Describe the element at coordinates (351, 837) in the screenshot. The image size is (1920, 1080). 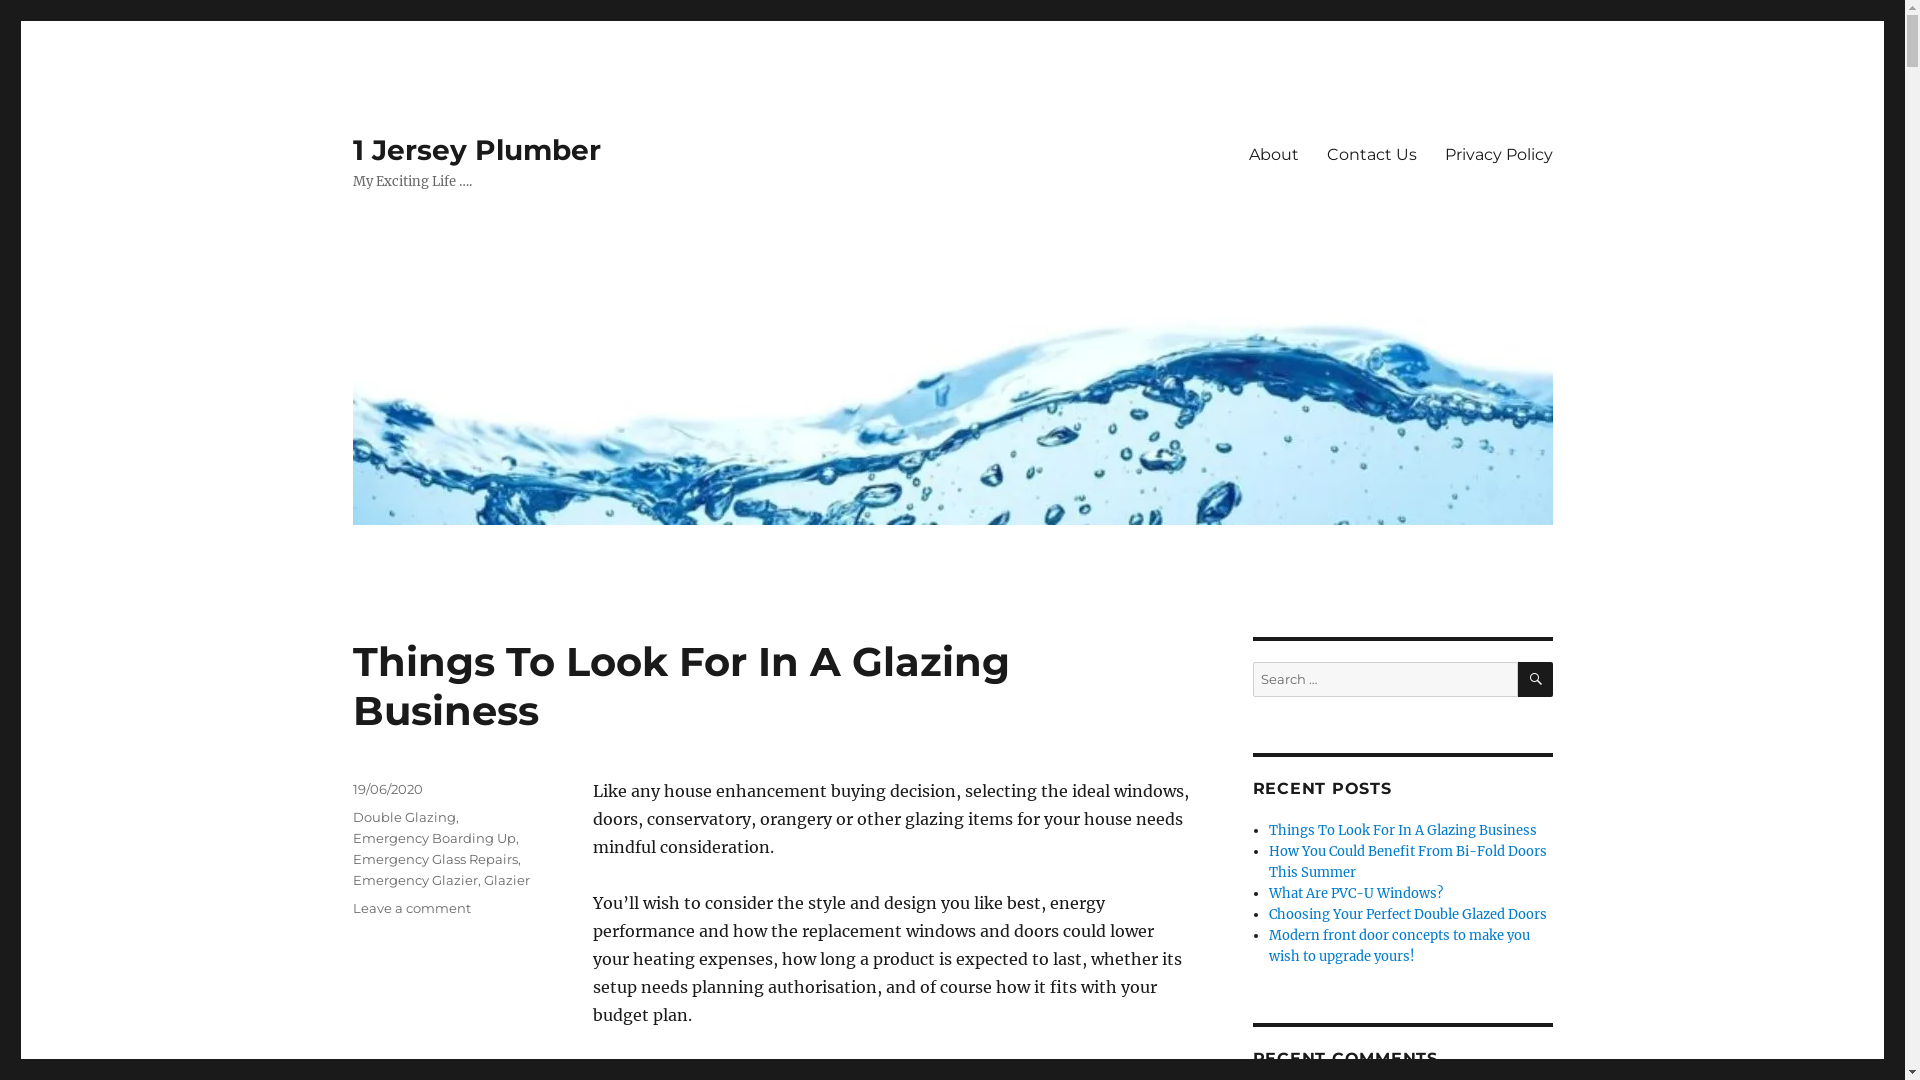
I see `'Emergency Boarding Up'` at that location.